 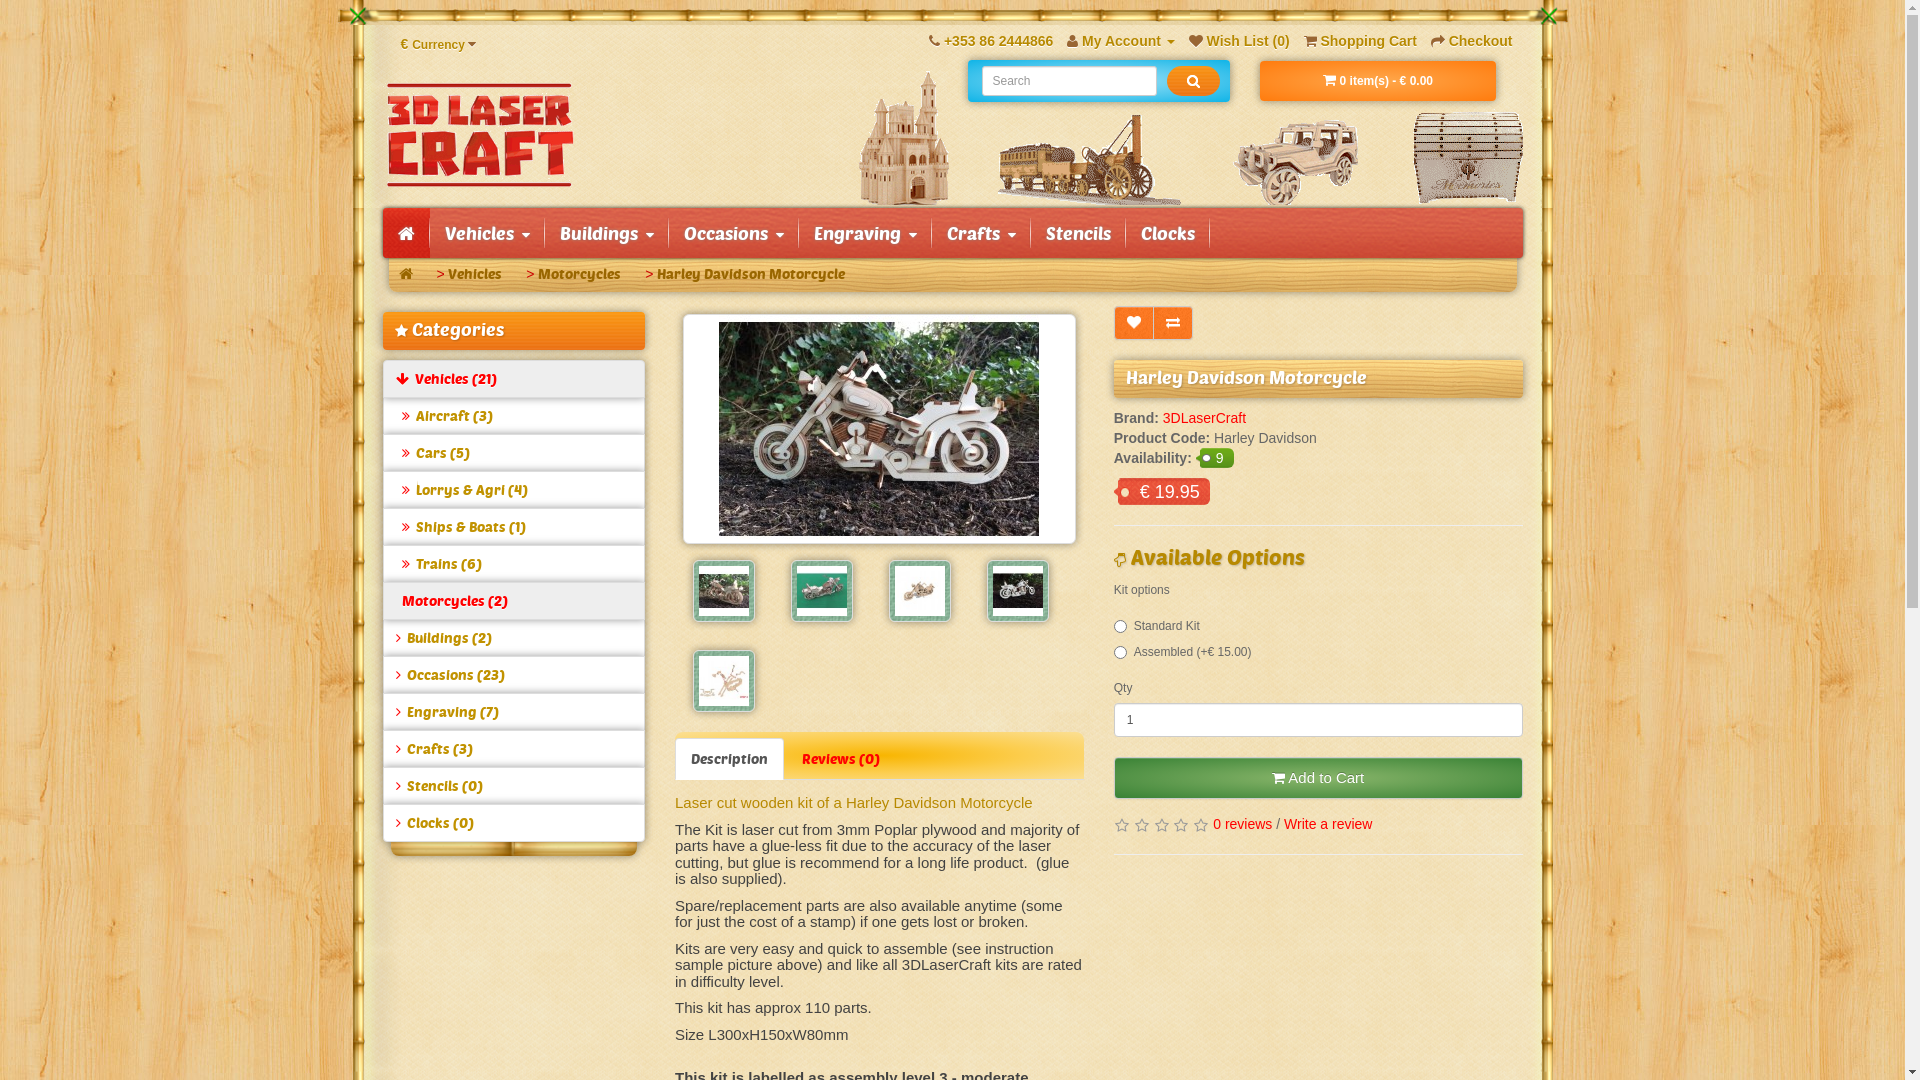 I want to click on 'Write a review', so click(x=1328, y=824).